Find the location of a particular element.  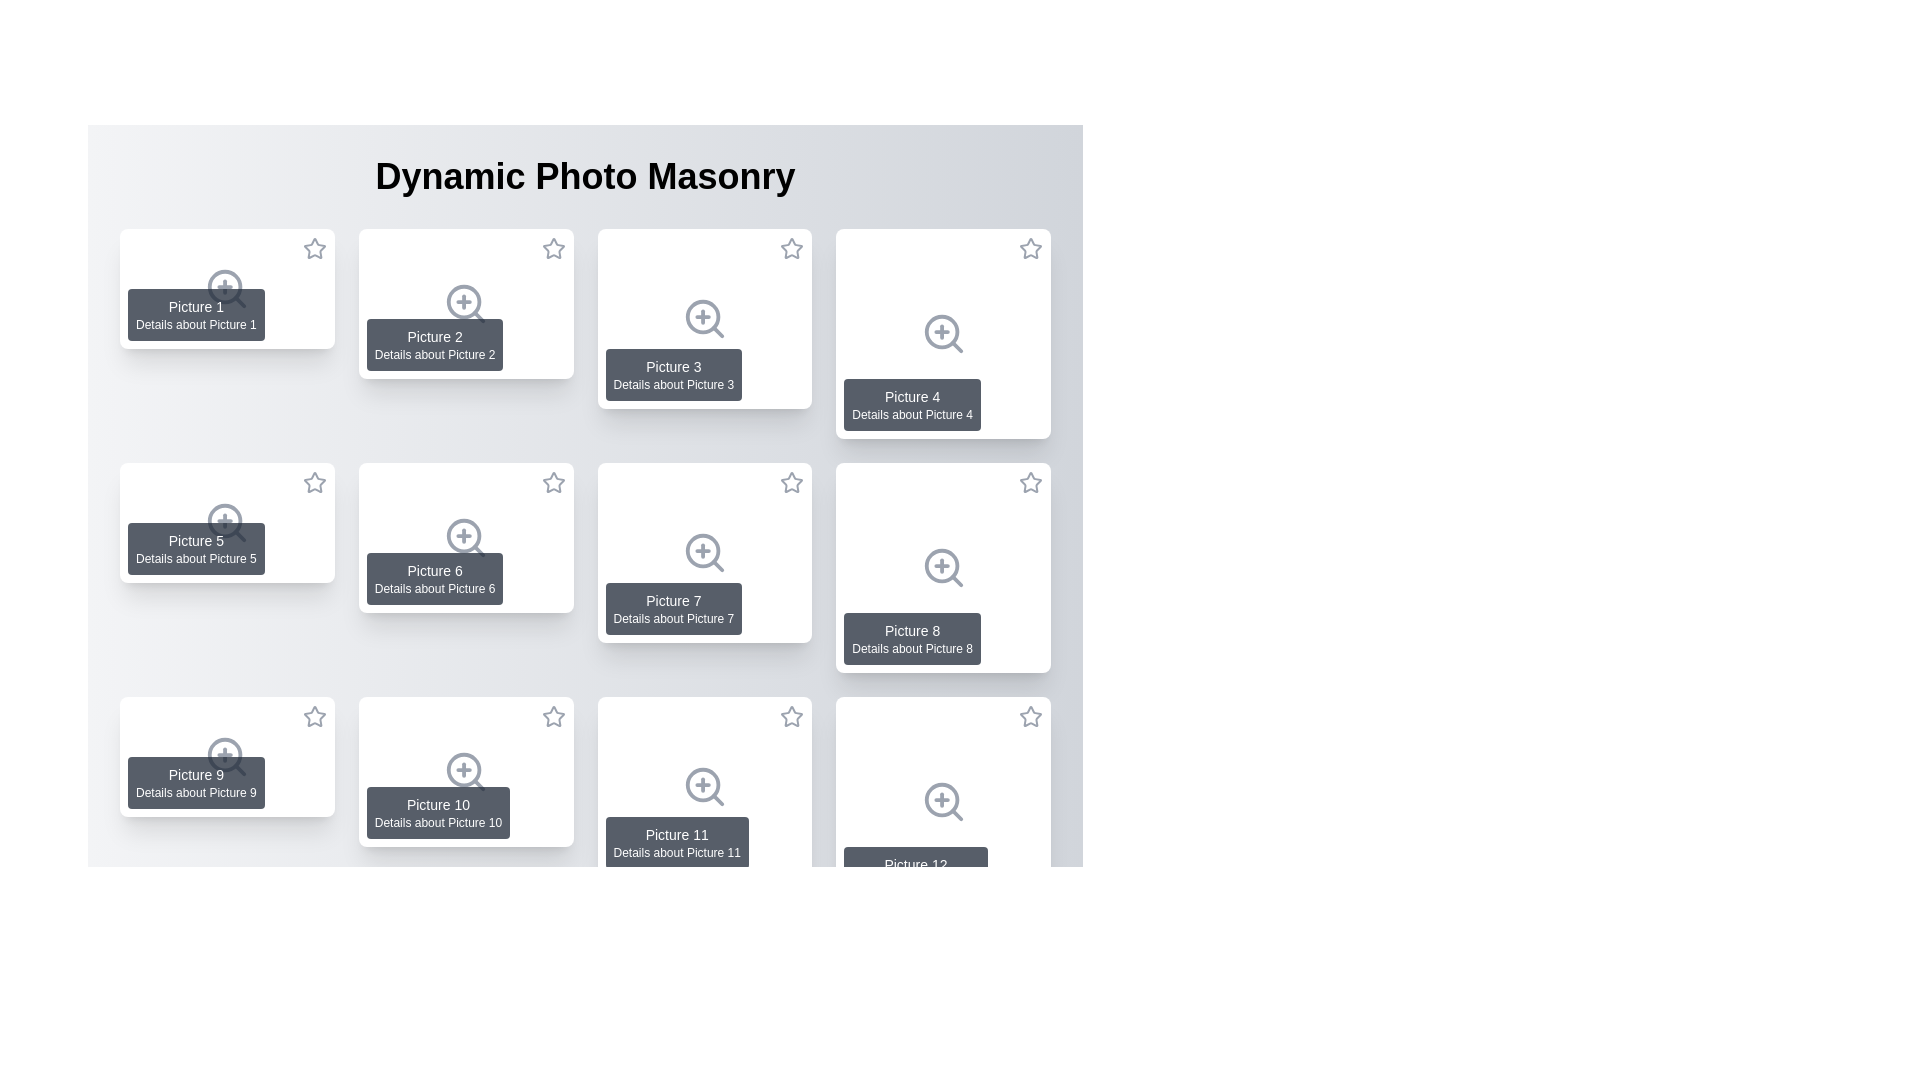

the star icon button located in the top-right corner of the card labeled 'Picture 1' is located at coordinates (313, 248).